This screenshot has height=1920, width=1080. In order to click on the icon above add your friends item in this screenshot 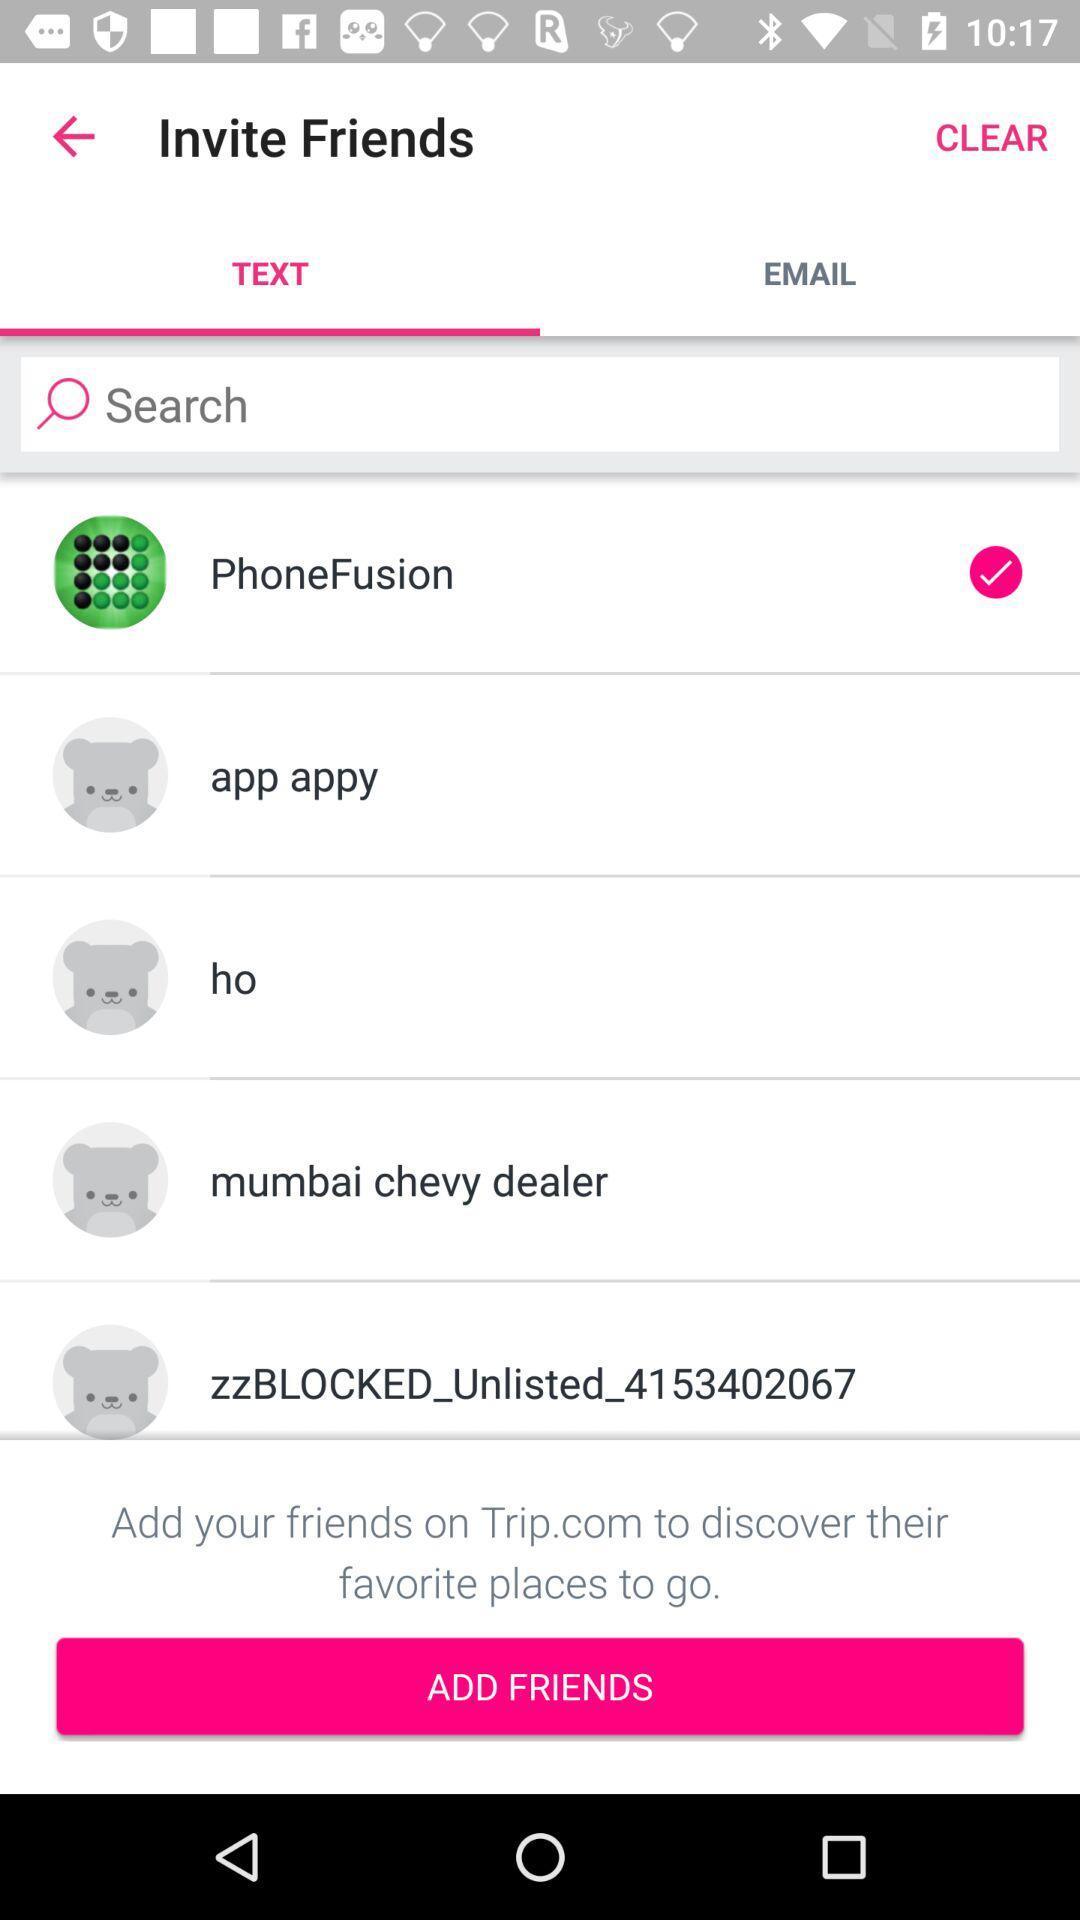, I will do `click(617, 1381)`.